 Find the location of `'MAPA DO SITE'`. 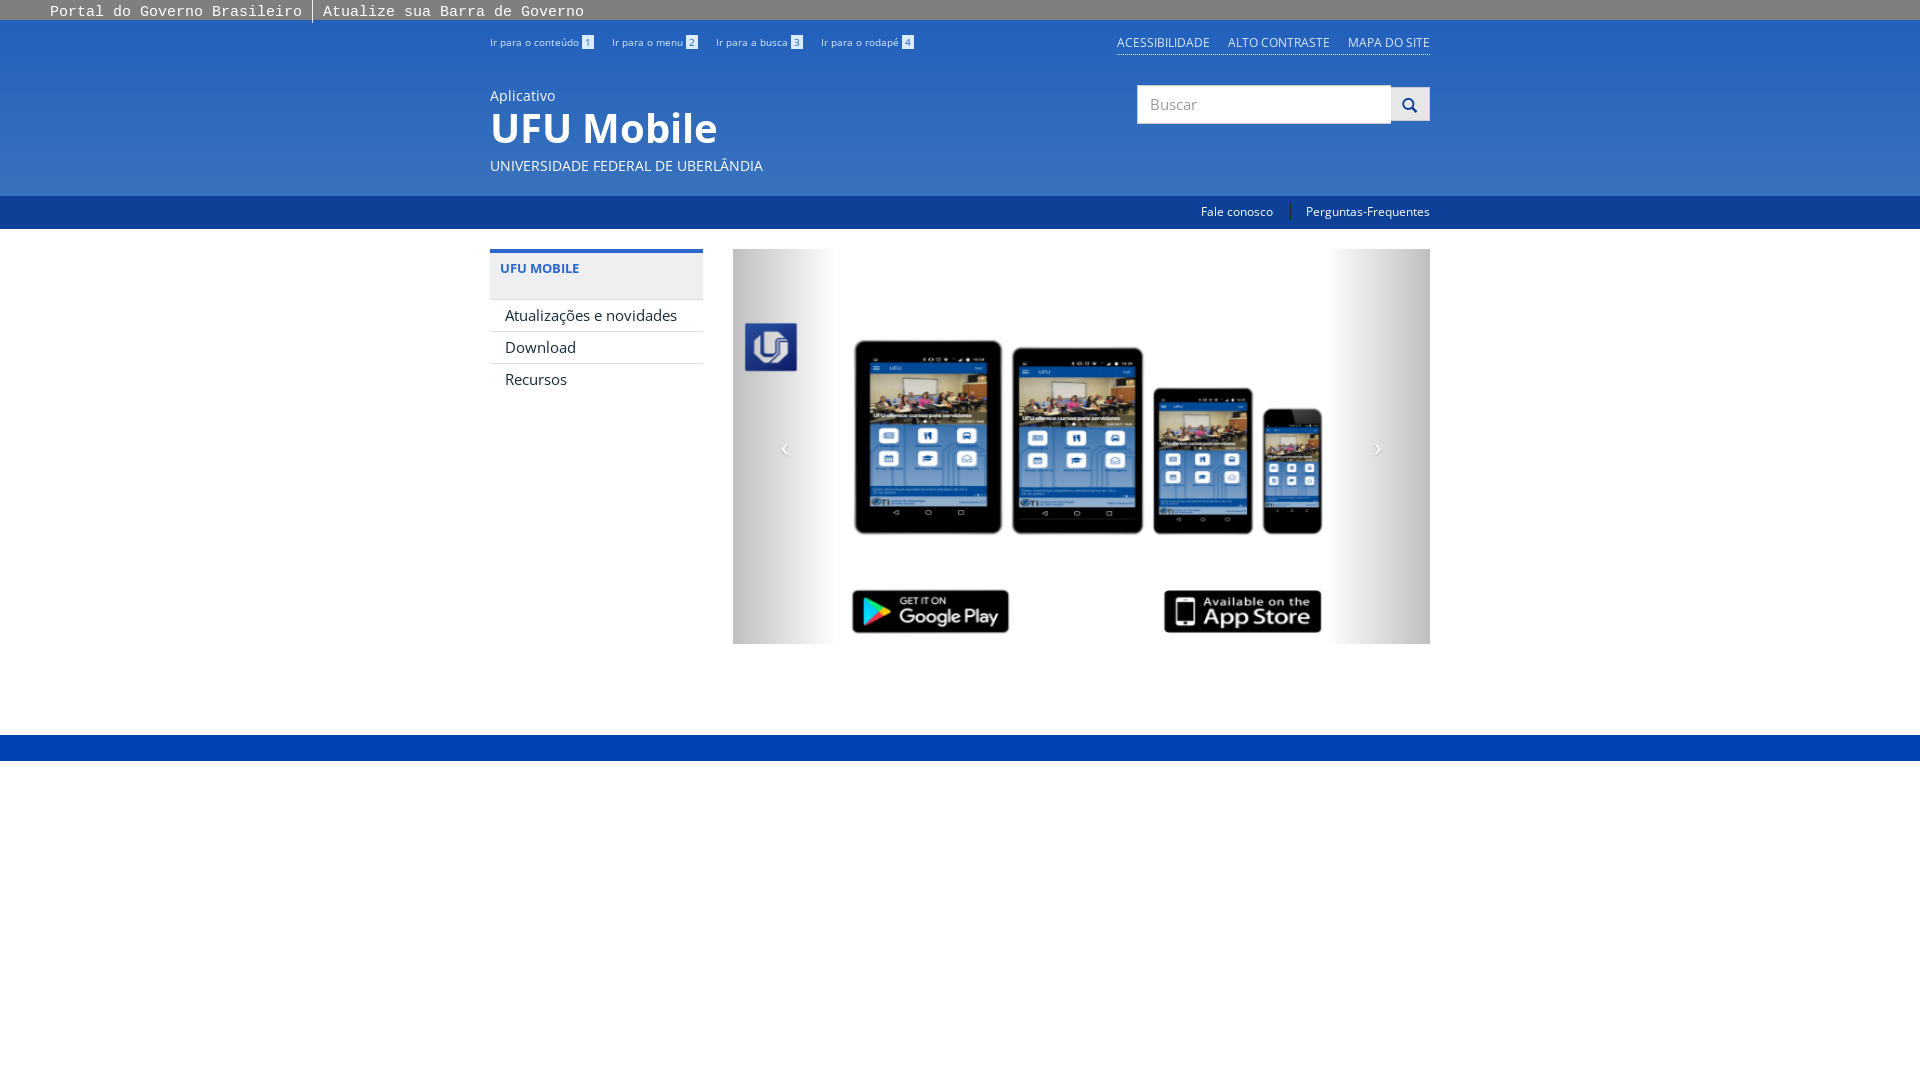

'MAPA DO SITE' is located at coordinates (1387, 42).